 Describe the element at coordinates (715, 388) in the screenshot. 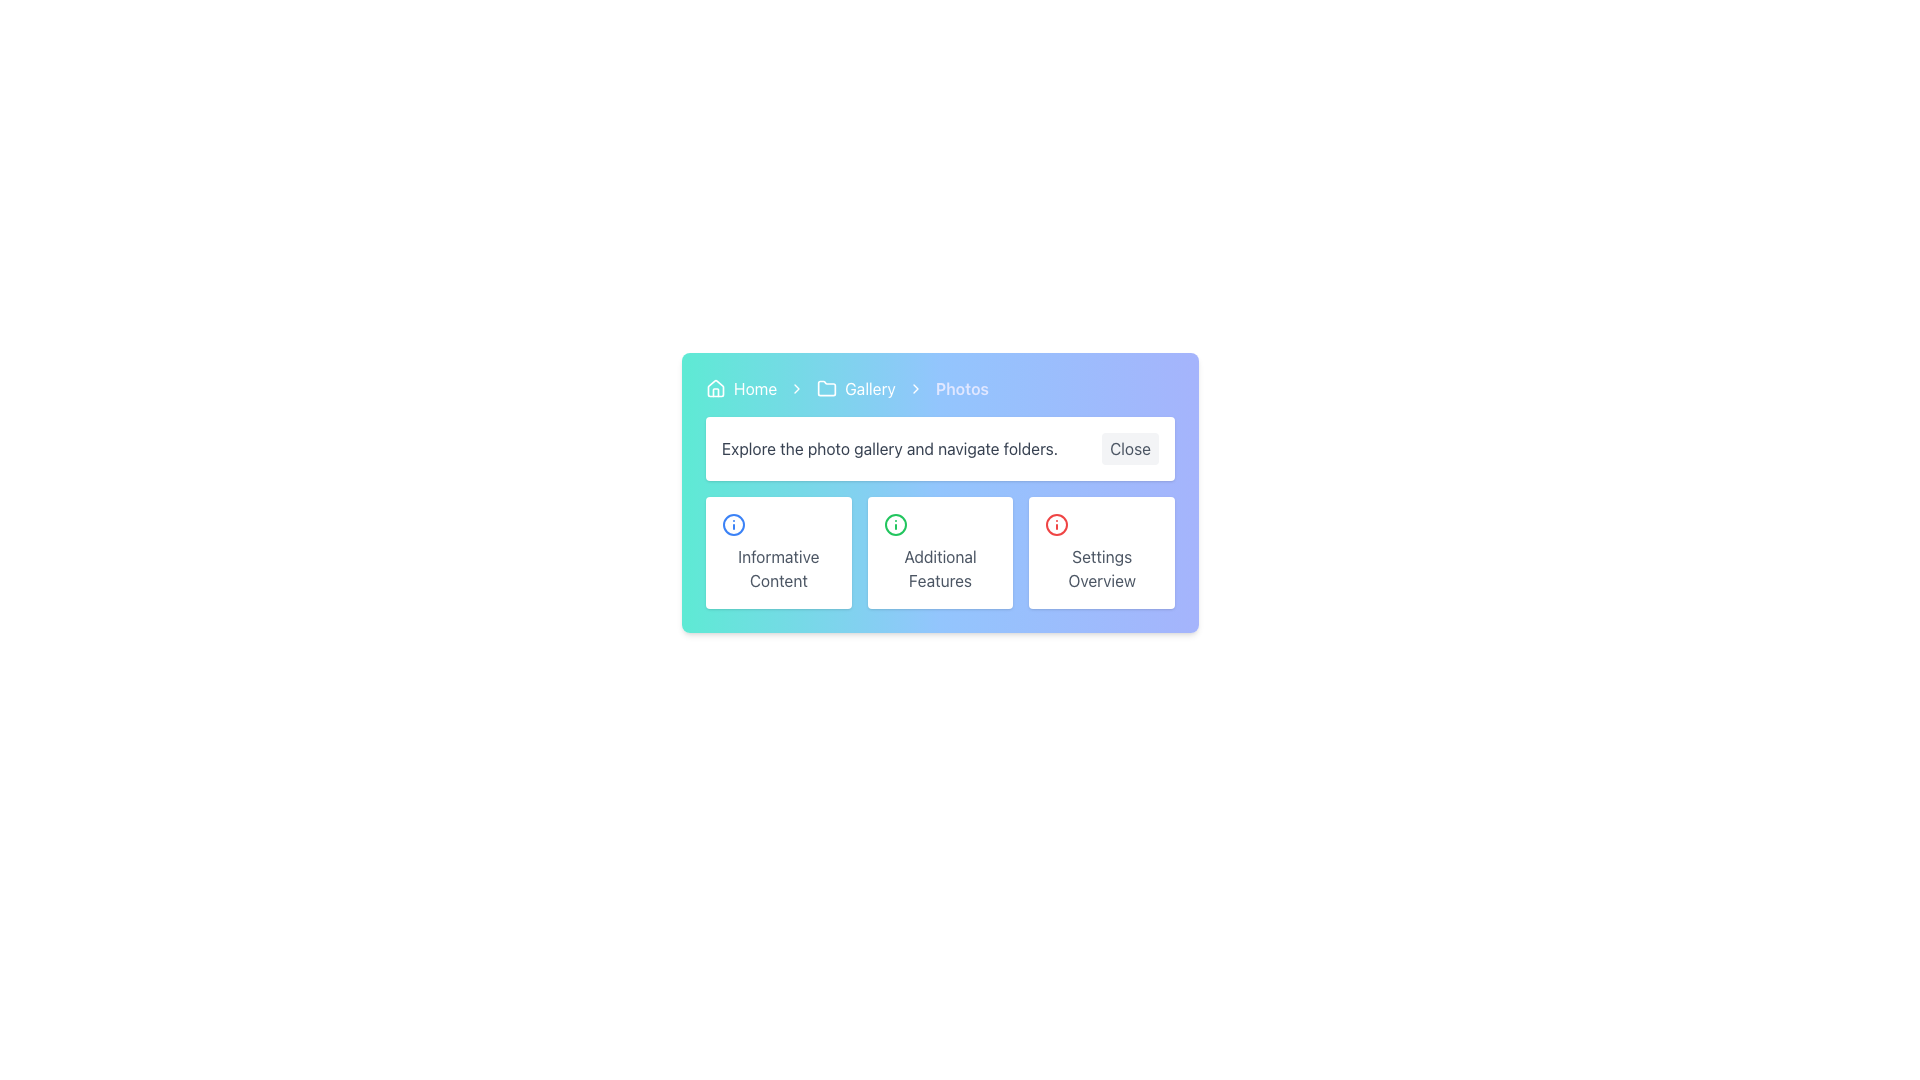

I see `the house icon in the breadcrumb navigation bar` at that location.